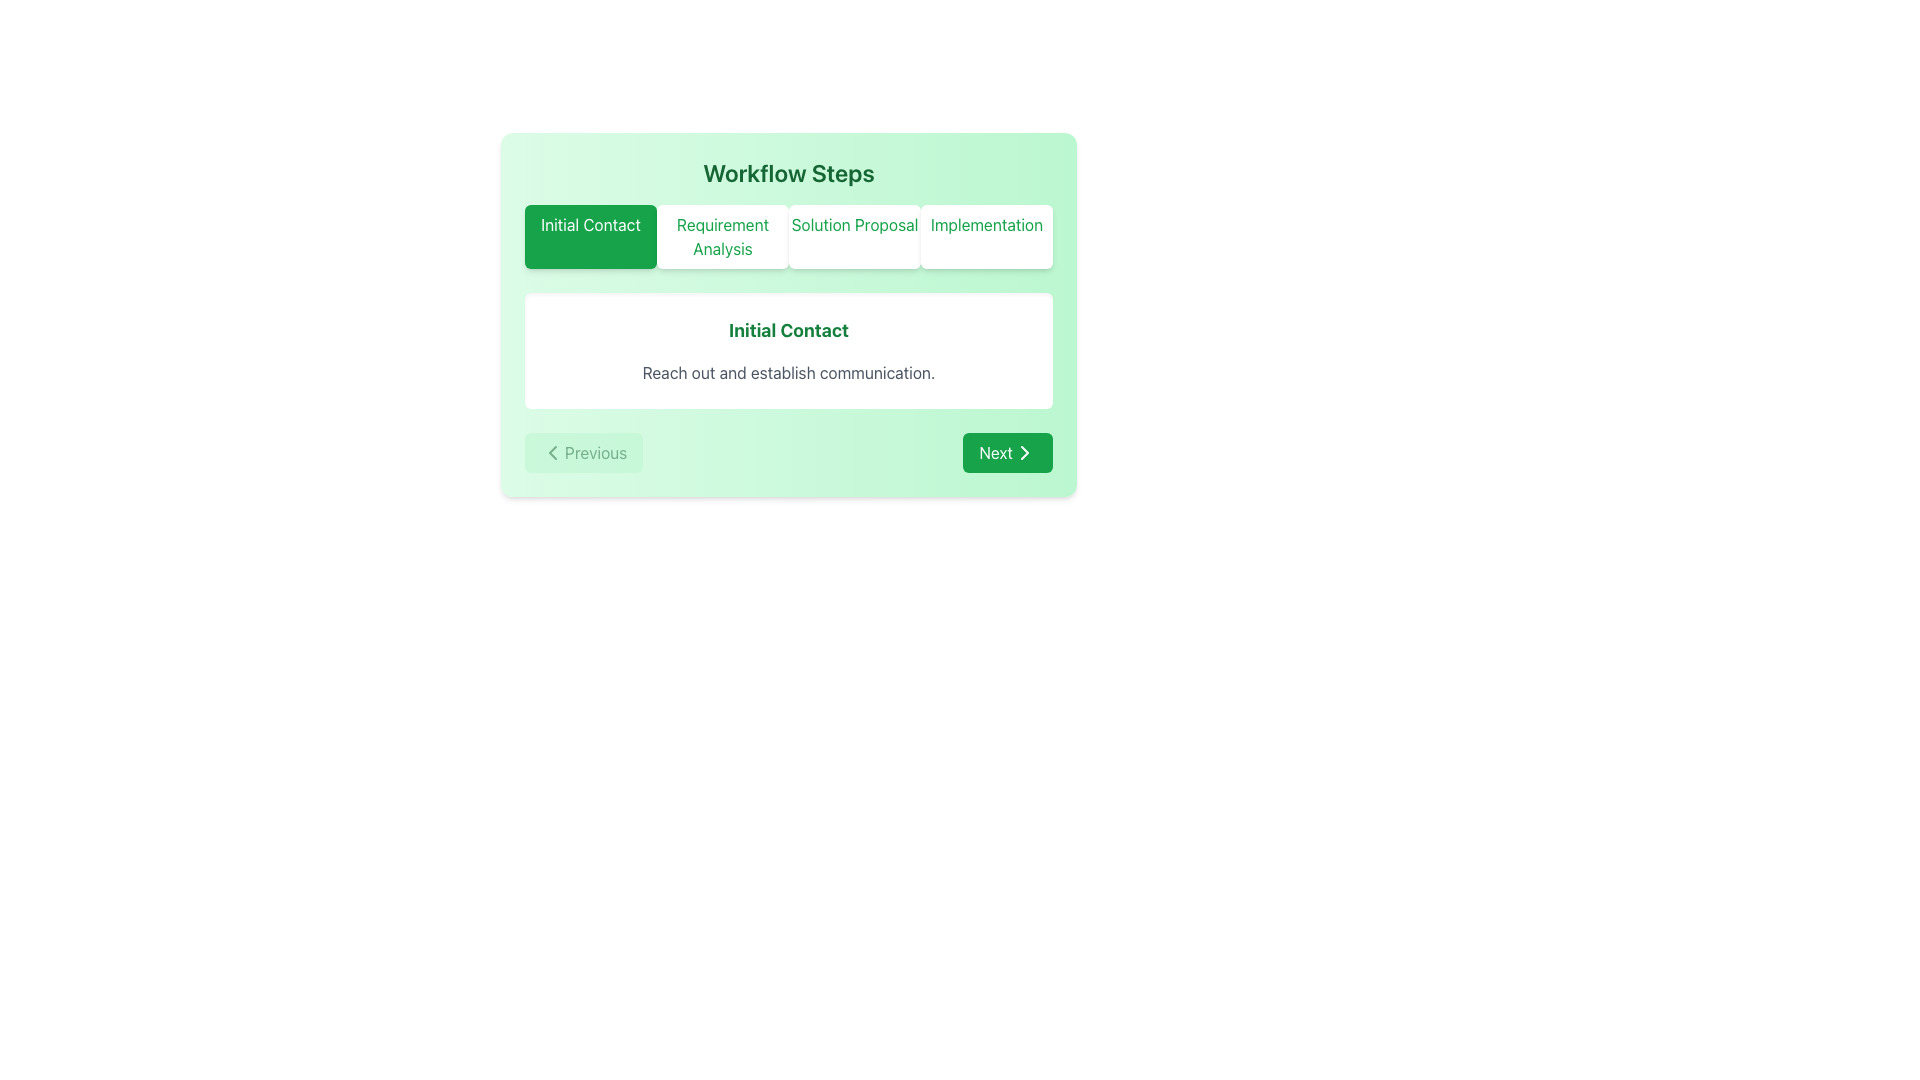 Image resolution: width=1920 pixels, height=1080 pixels. I want to click on the Left-facing navigation arrow icon located within the 'Previous' button at the bottom-left corner of the workflow interface, so click(552, 452).